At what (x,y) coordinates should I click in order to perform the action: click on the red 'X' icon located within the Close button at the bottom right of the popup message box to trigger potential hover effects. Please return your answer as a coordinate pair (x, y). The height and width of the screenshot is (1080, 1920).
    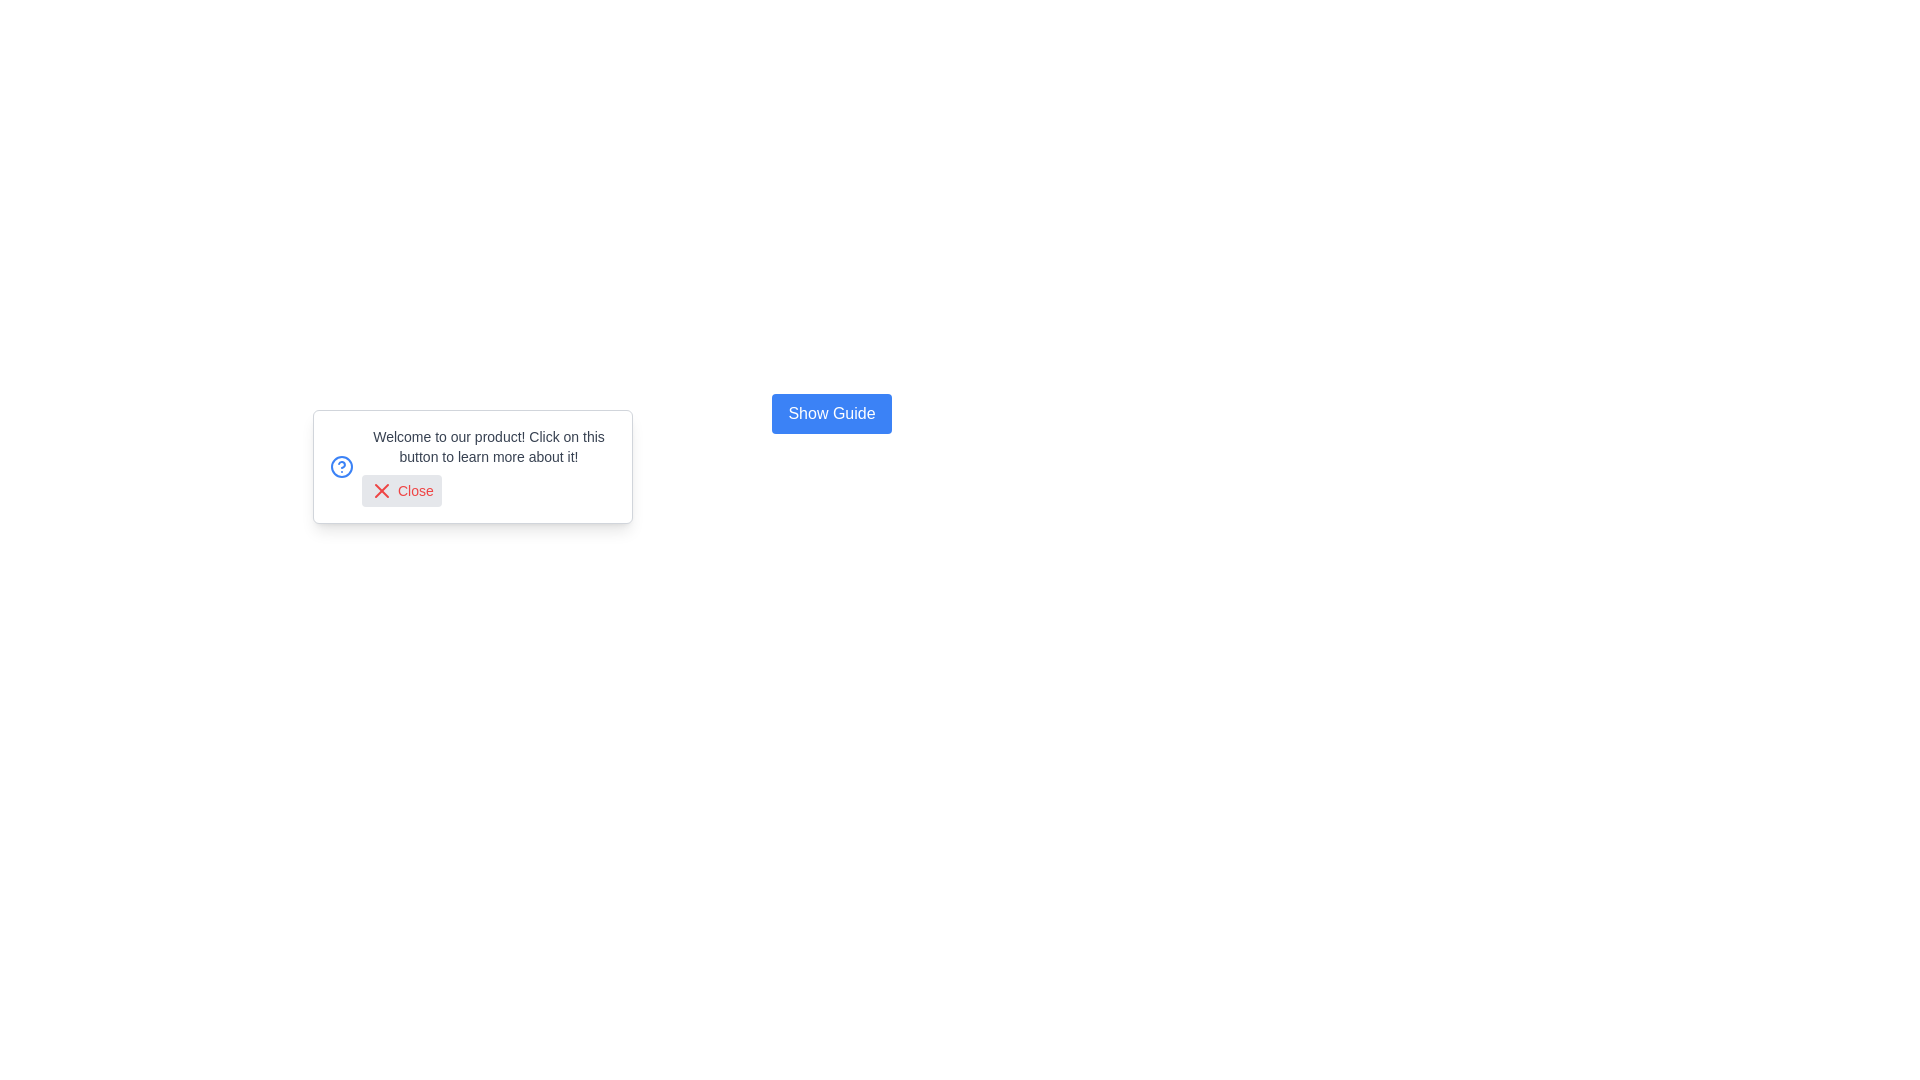
    Looking at the image, I should click on (382, 490).